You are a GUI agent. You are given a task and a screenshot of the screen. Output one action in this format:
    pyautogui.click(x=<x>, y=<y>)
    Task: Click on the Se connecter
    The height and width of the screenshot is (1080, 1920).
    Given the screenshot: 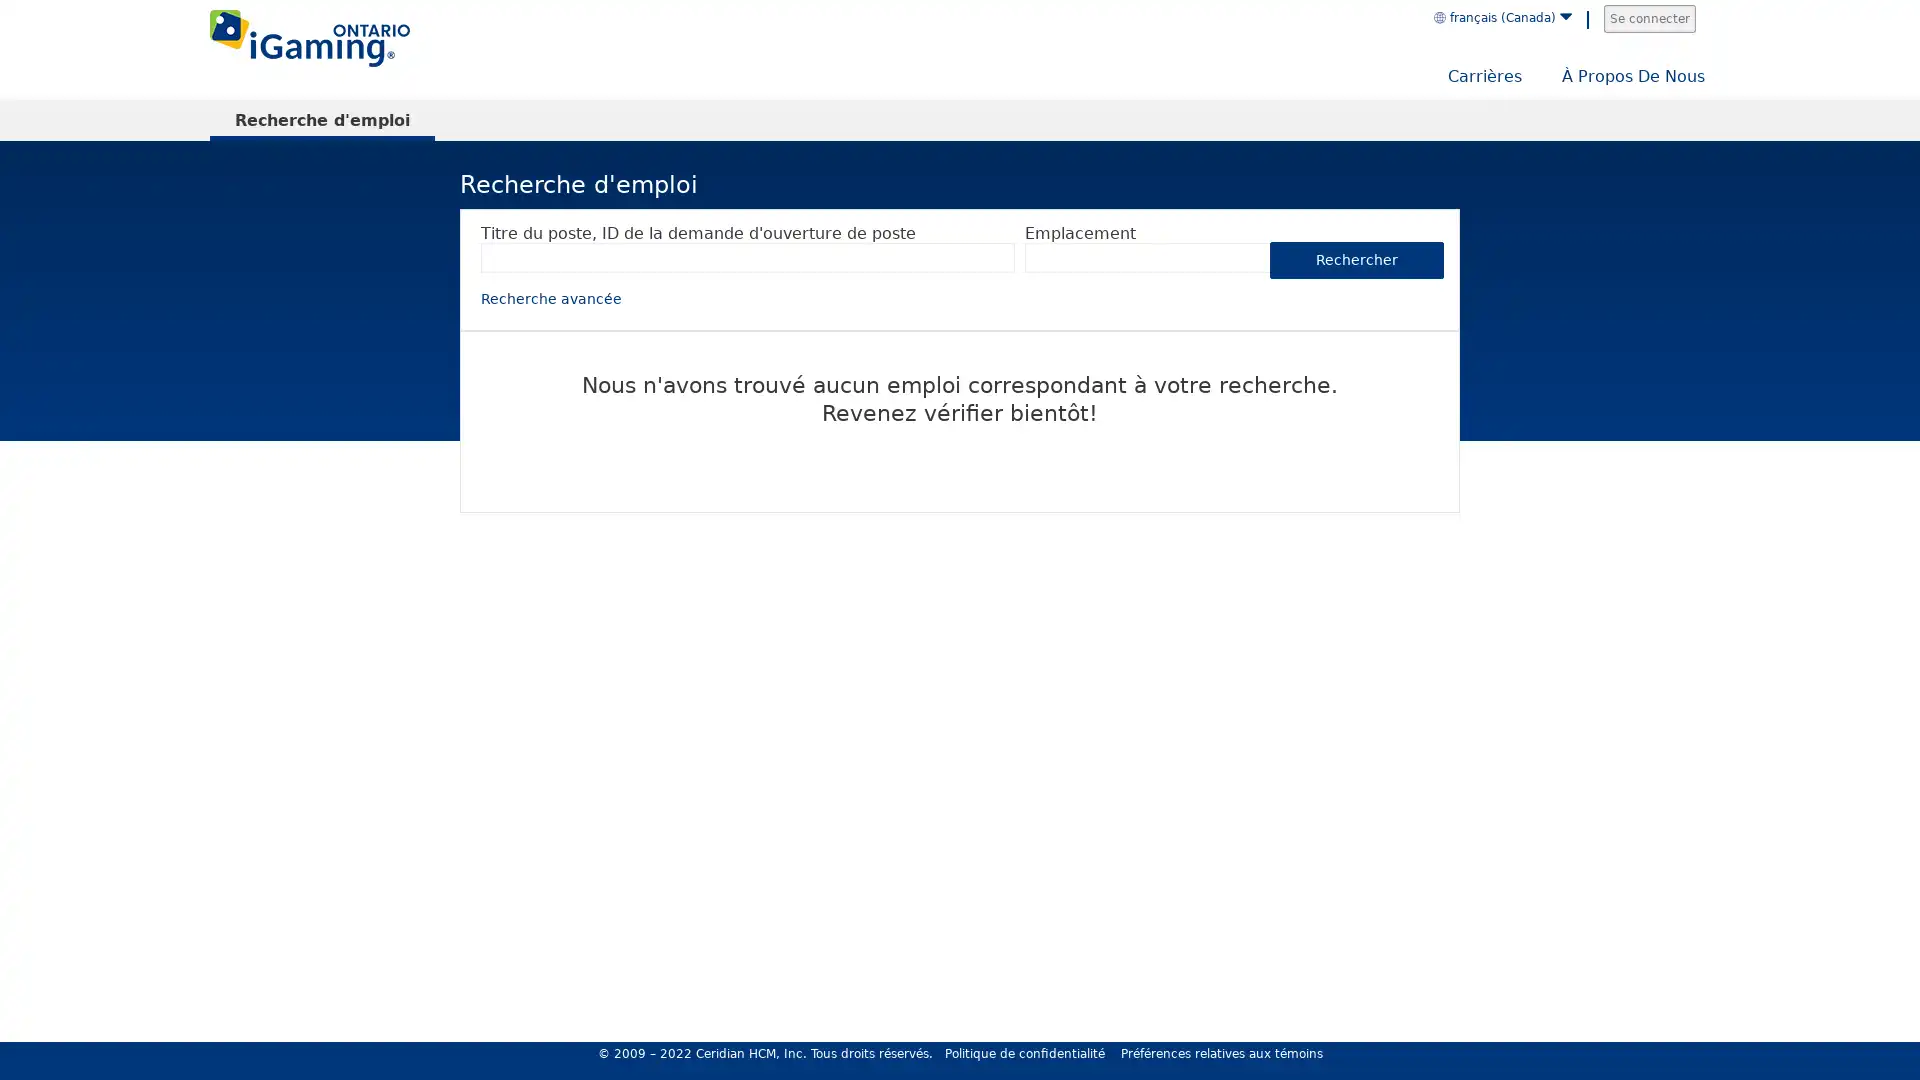 What is the action you would take?
    pyautogui.click(x=1650, y=19)
    